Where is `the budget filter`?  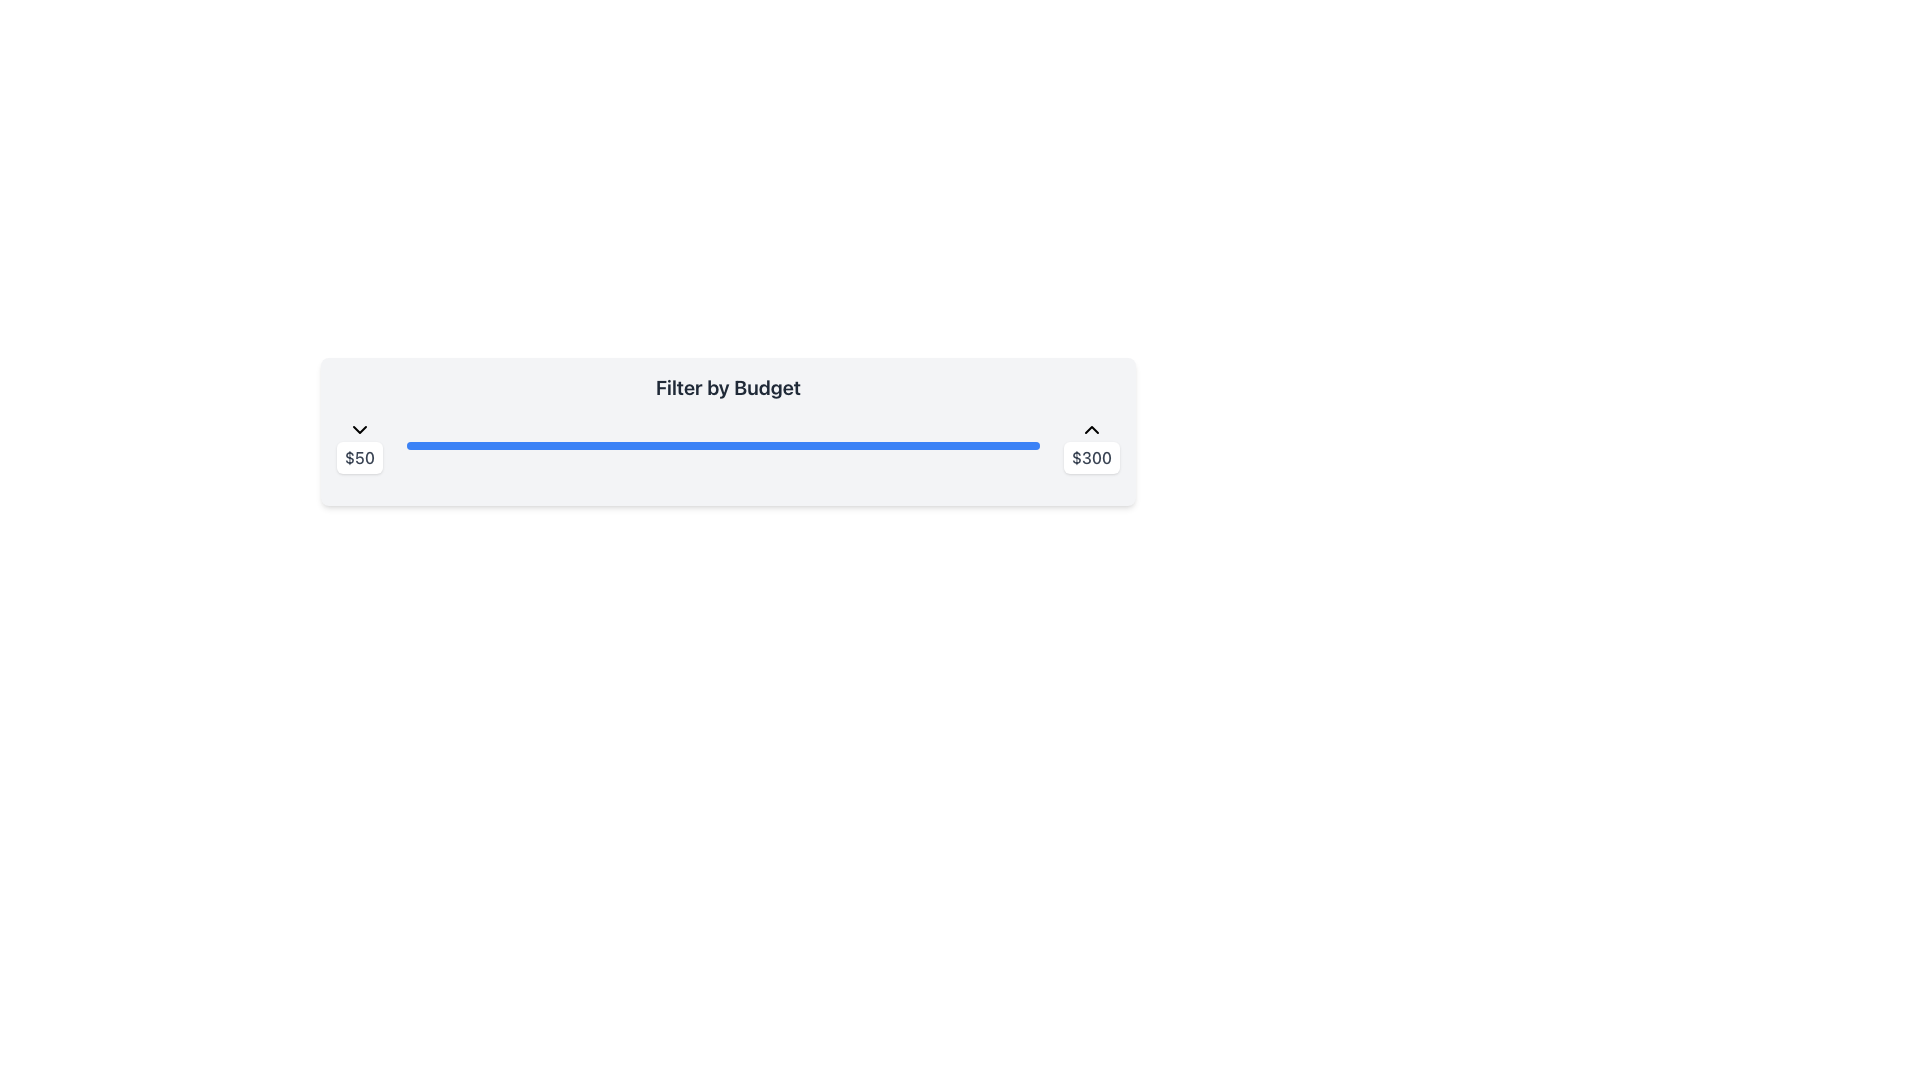 the budget filter is located at coordinates (1034, 445).